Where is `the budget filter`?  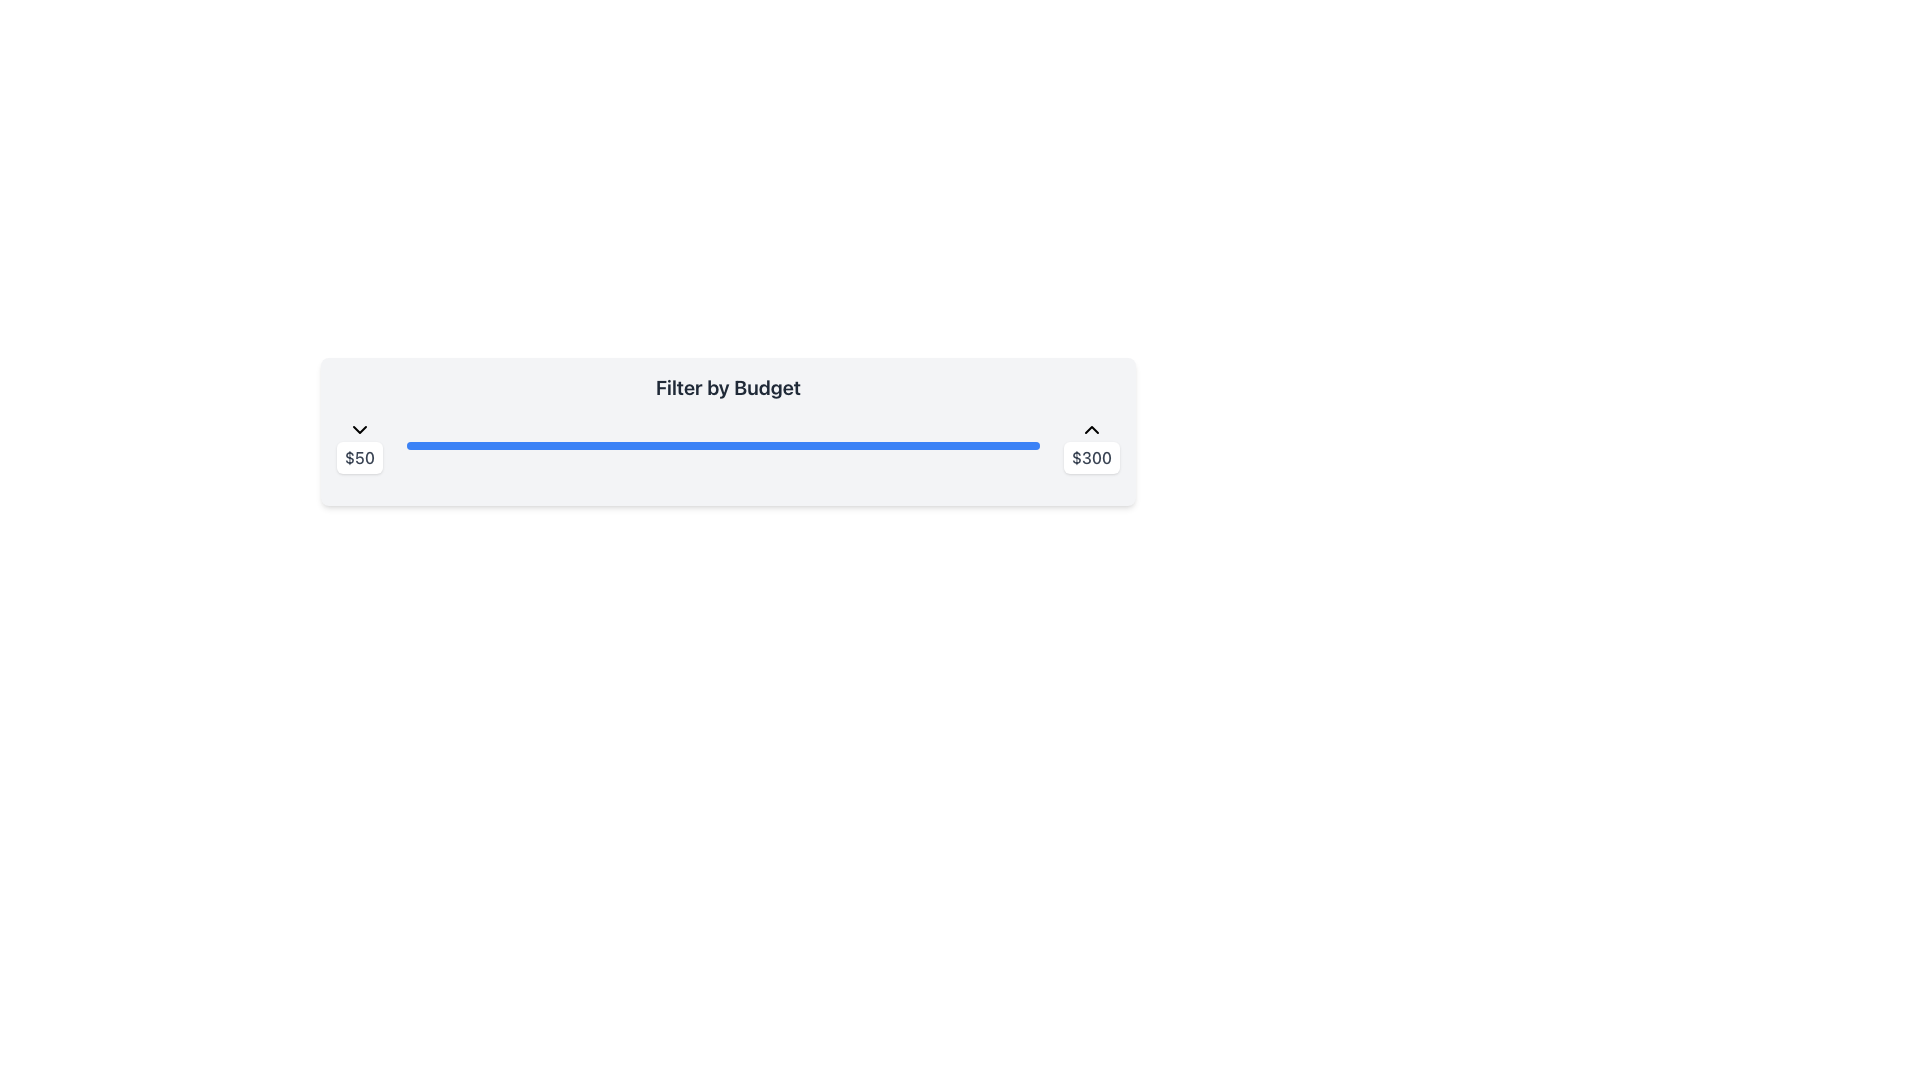 the budget filter is located at coordinates (1034, 445).